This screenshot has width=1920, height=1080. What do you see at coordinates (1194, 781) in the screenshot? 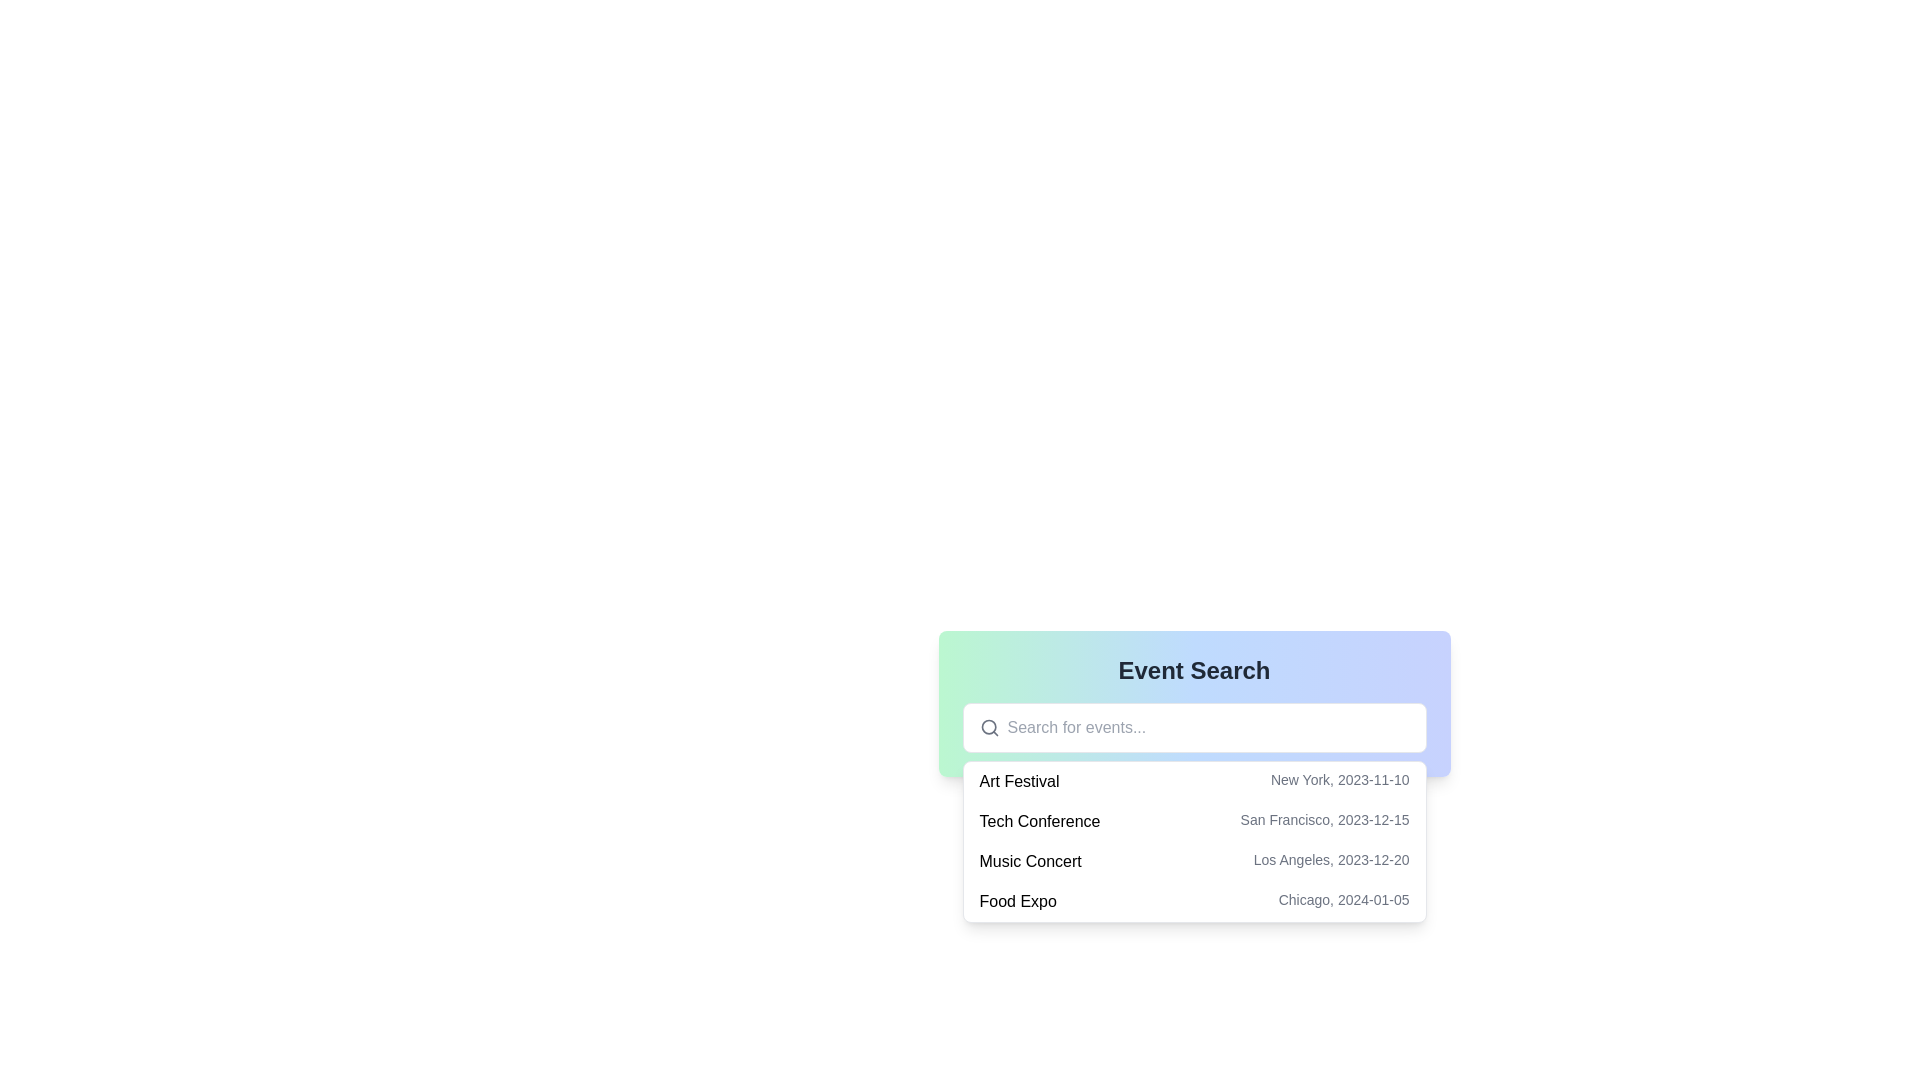
I see `the List item displaying 'Art Festival' with the date 'New York, 2023-11-10' located in the first row of the event search results` at bounding box center [1194, 781].